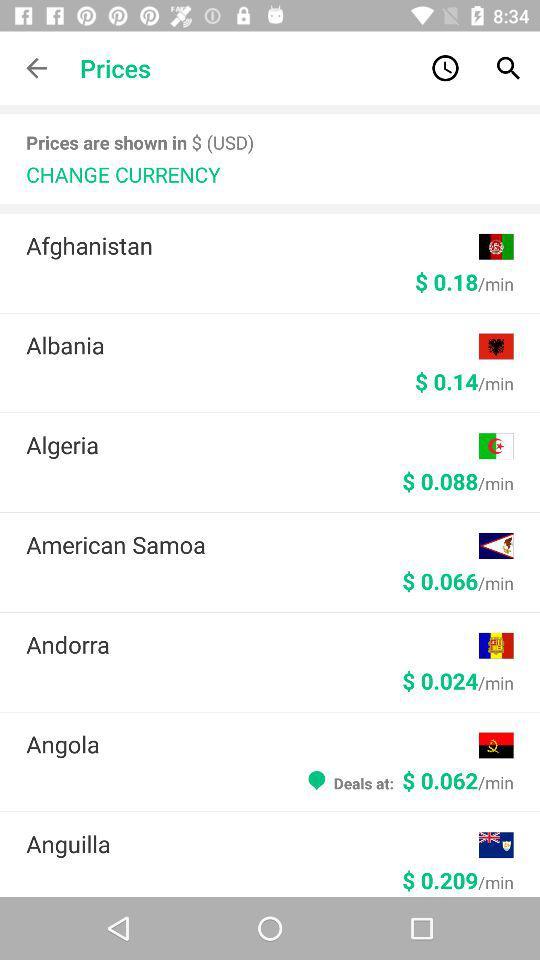  Describe the element at coordinates (252, 444) in the screenshot. I see `the algeria item` at that location.